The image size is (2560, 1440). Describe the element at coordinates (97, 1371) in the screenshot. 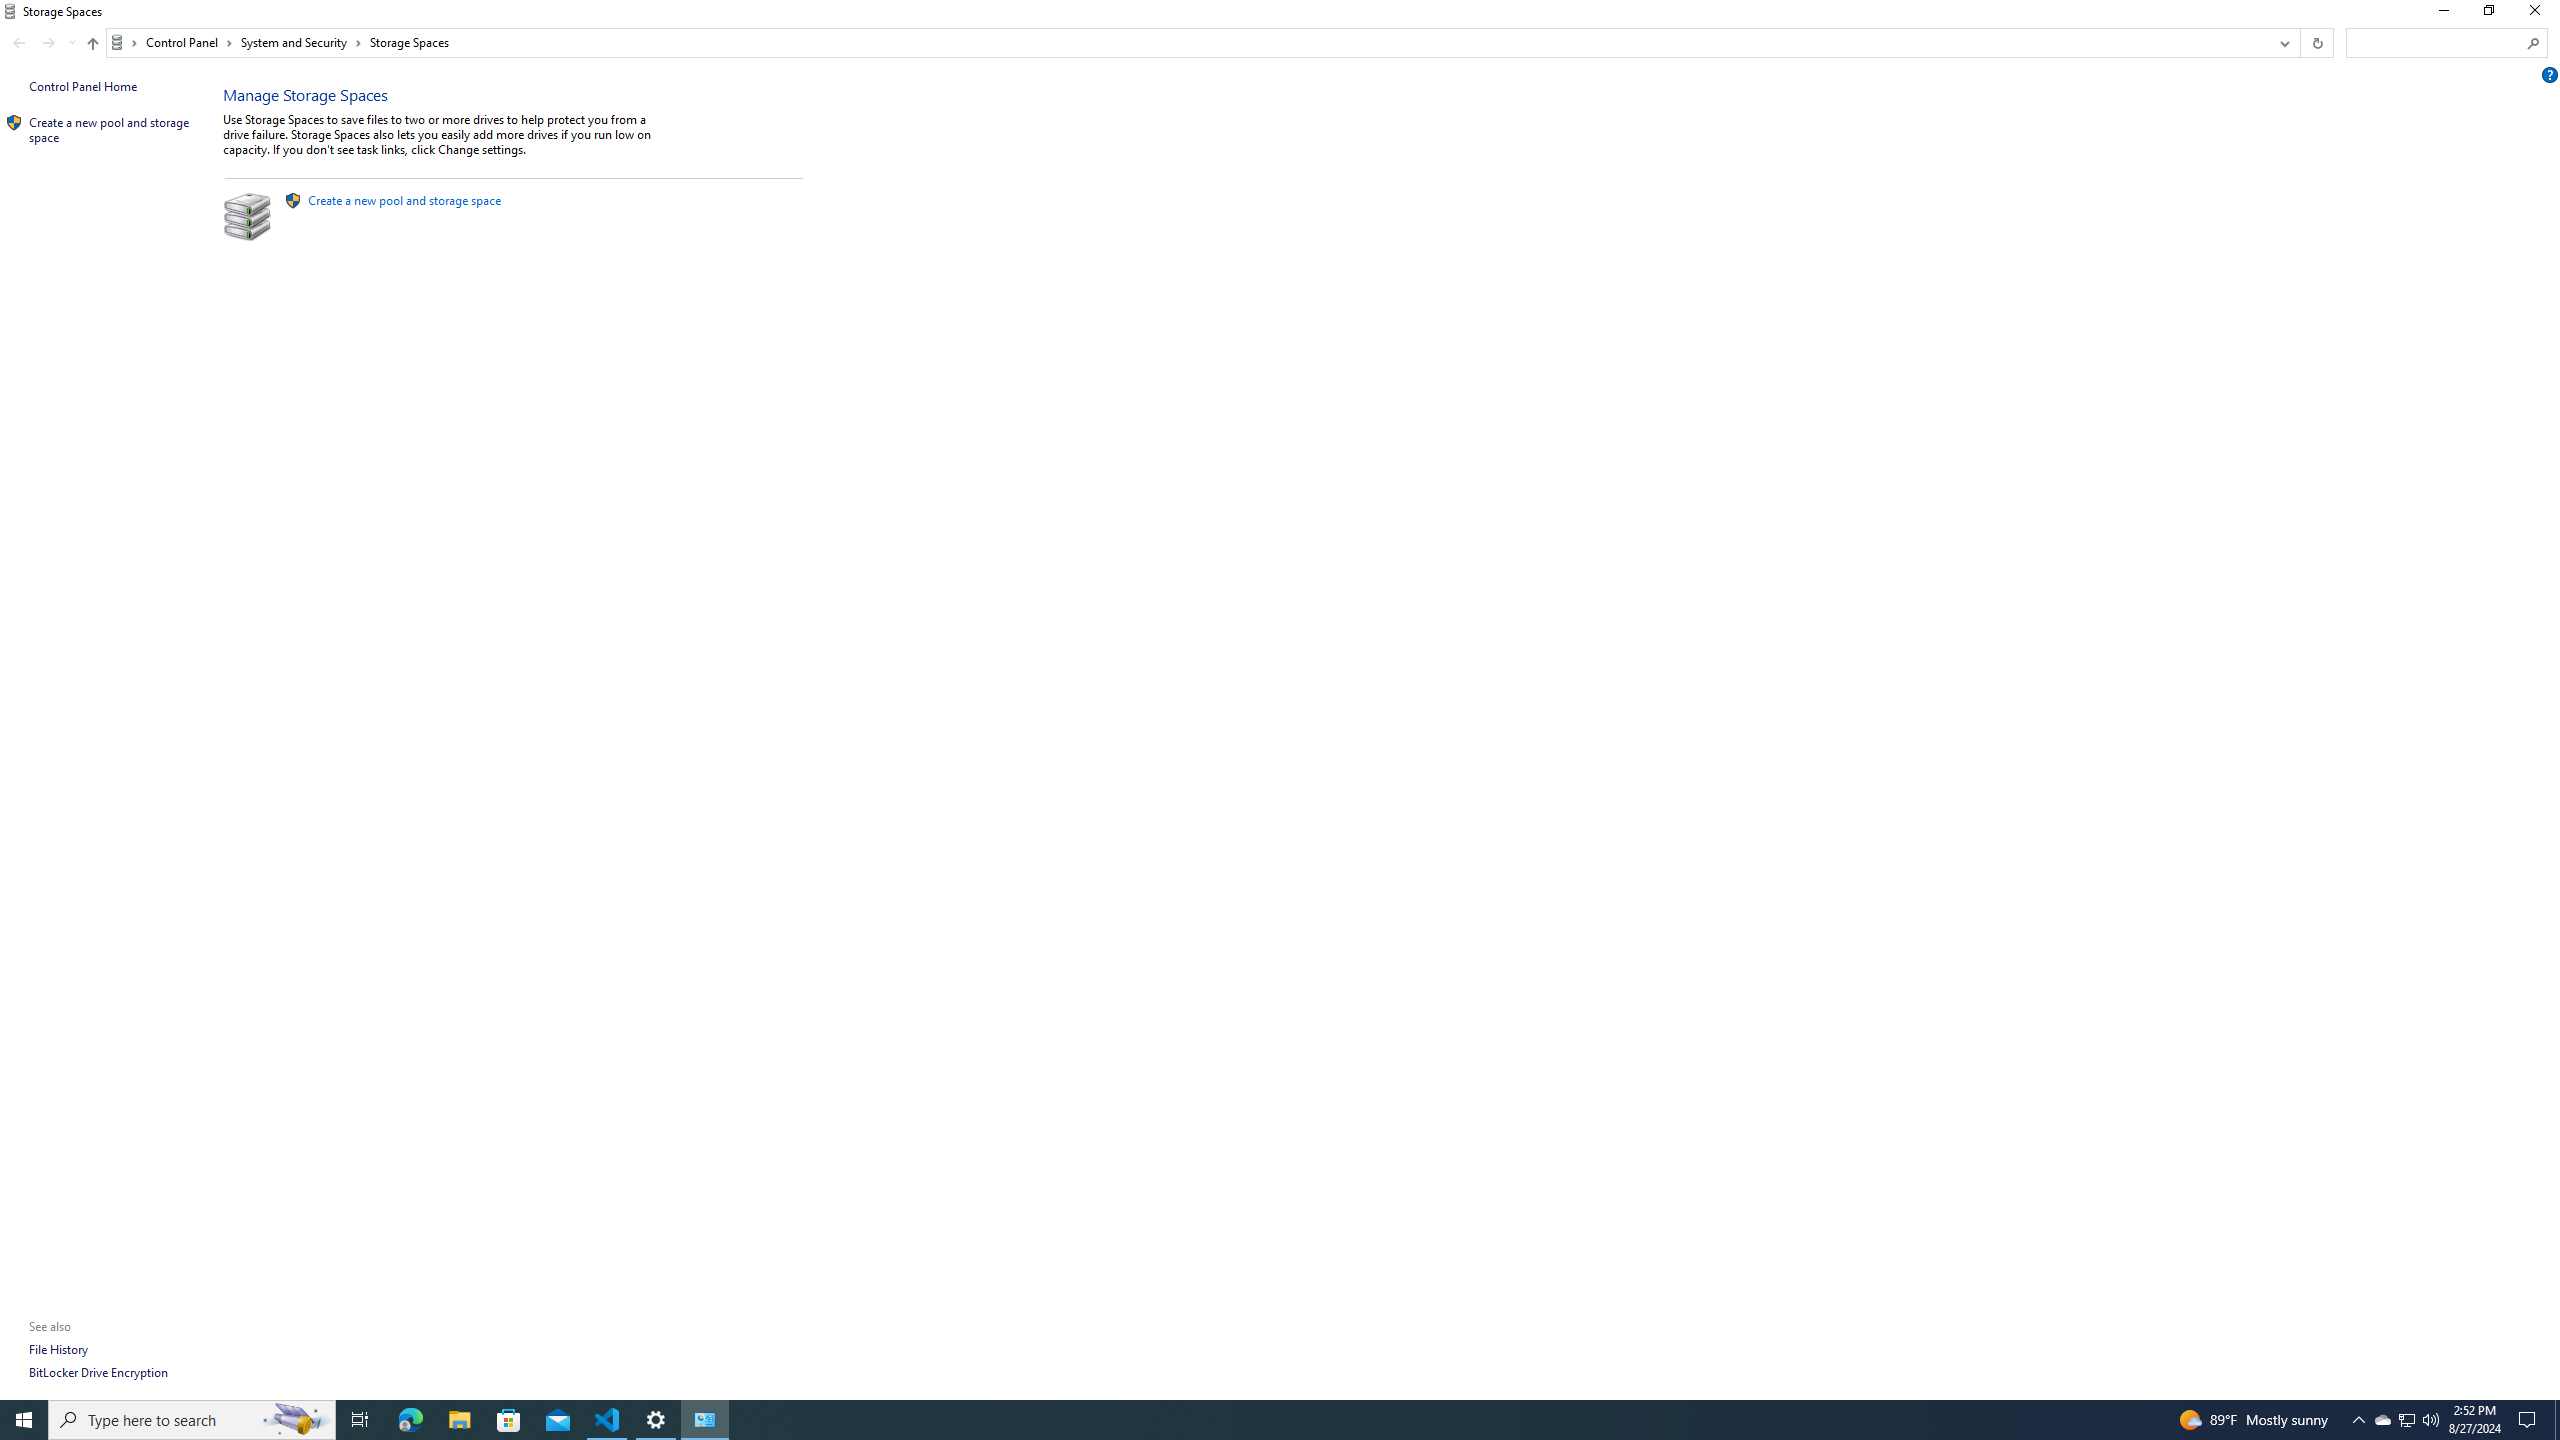

I see `'BitLocker Drive Encryption'` at that location.